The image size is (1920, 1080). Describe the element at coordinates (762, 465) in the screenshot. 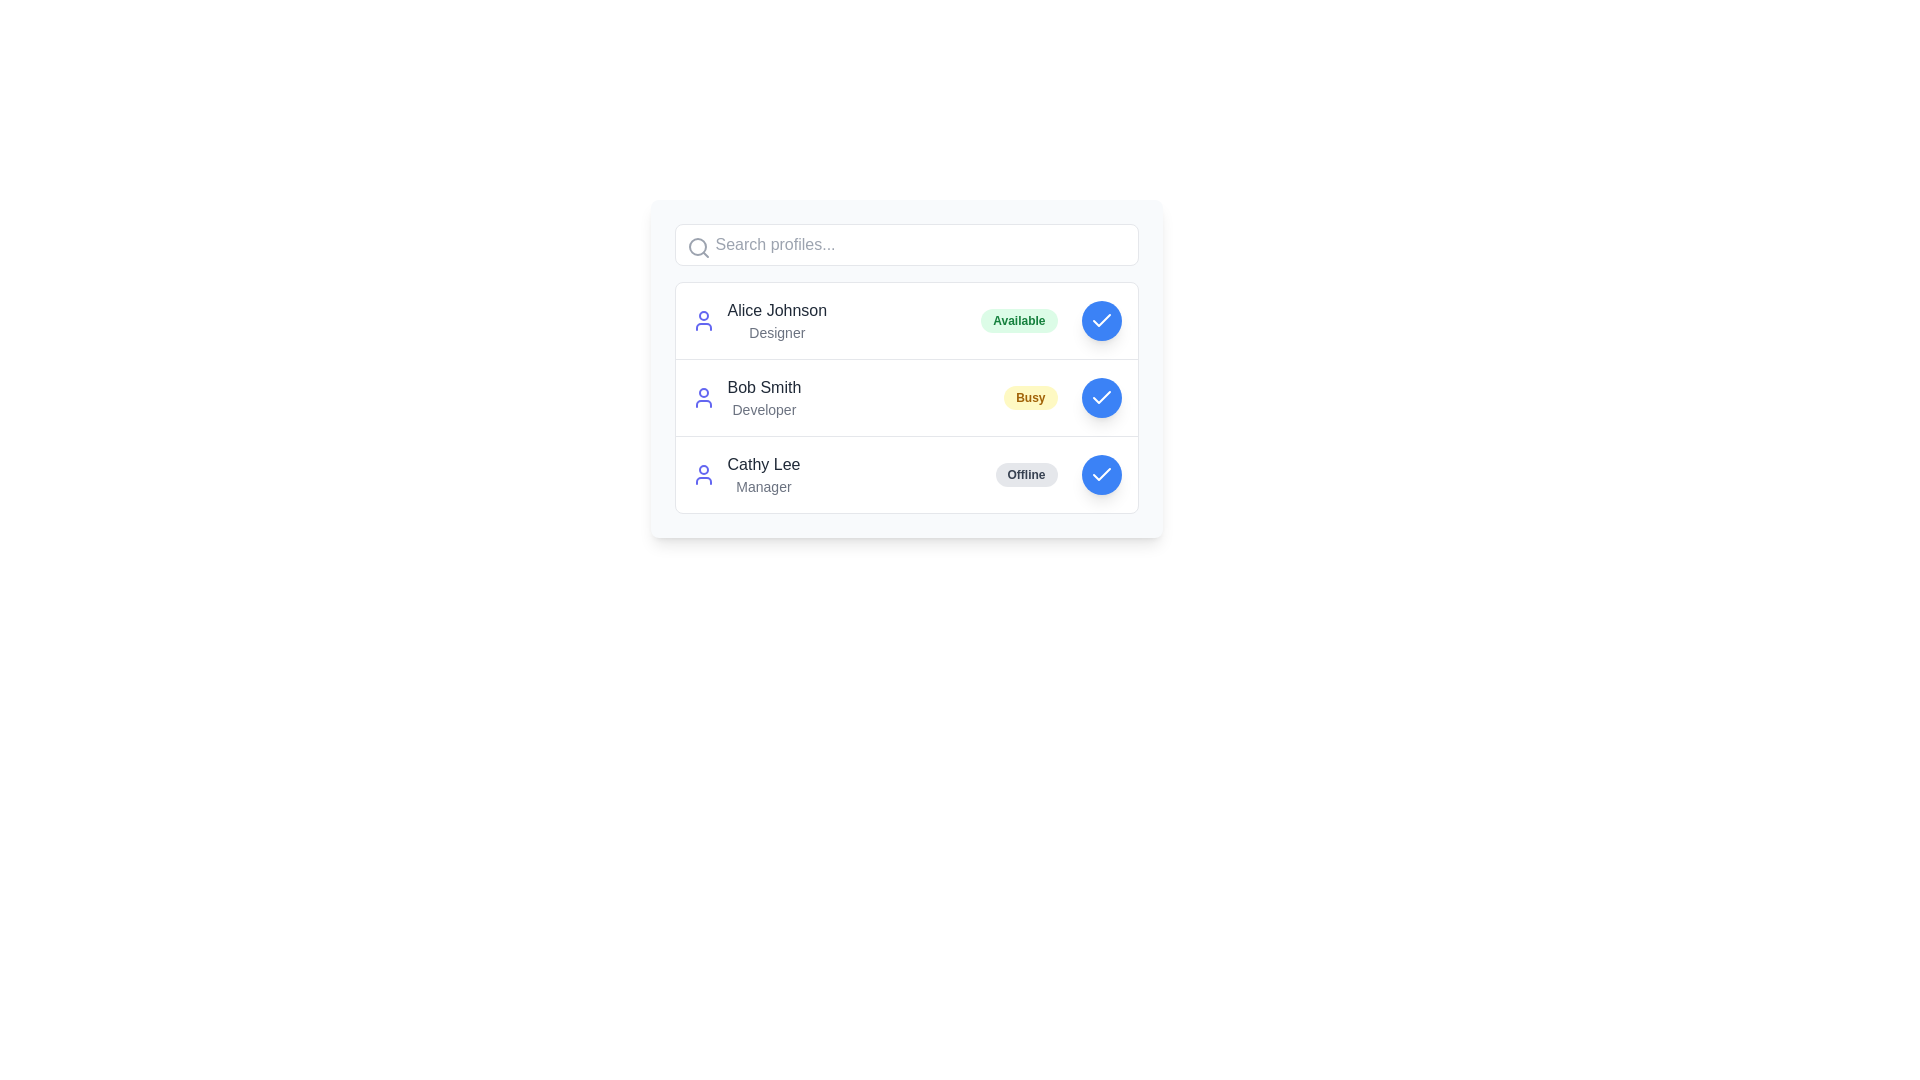

I see `the label that identifies the individual associated with the user profile card located in the third position of a vertically stacked list, situated above the title 'Manager'` at that location.